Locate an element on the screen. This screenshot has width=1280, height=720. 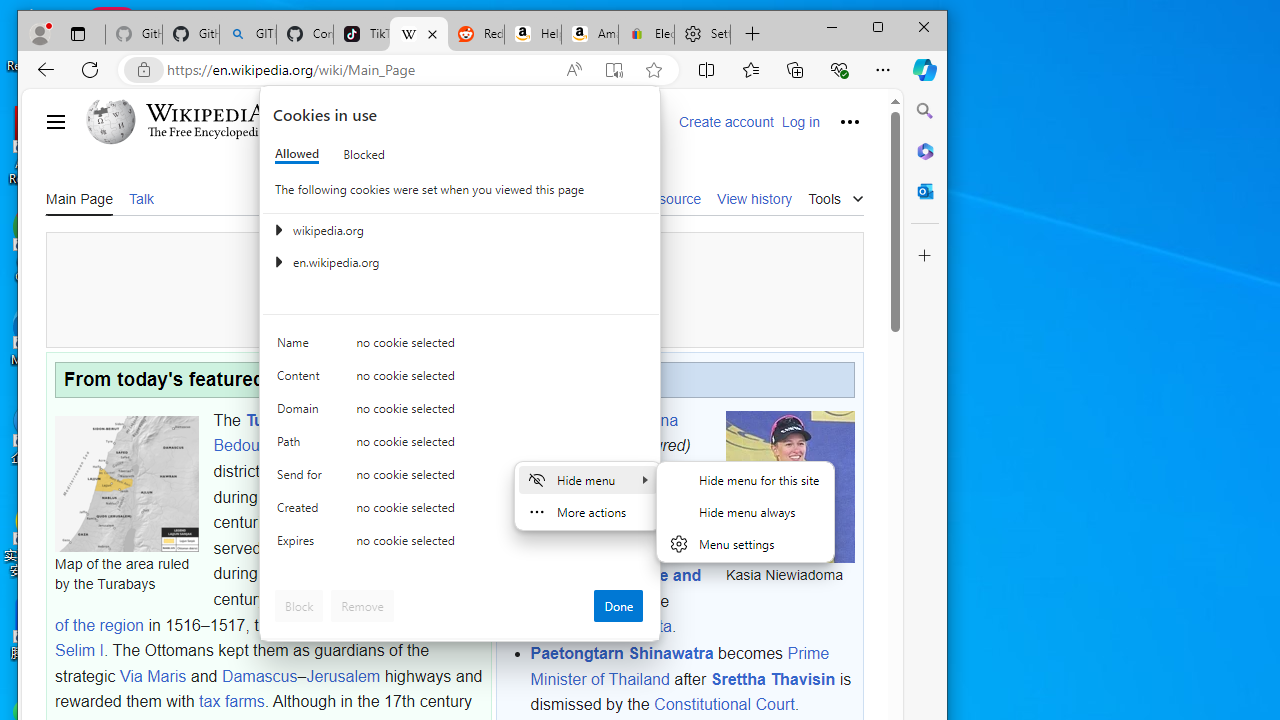
'Hide menu' is located at coordinates (586, 479).